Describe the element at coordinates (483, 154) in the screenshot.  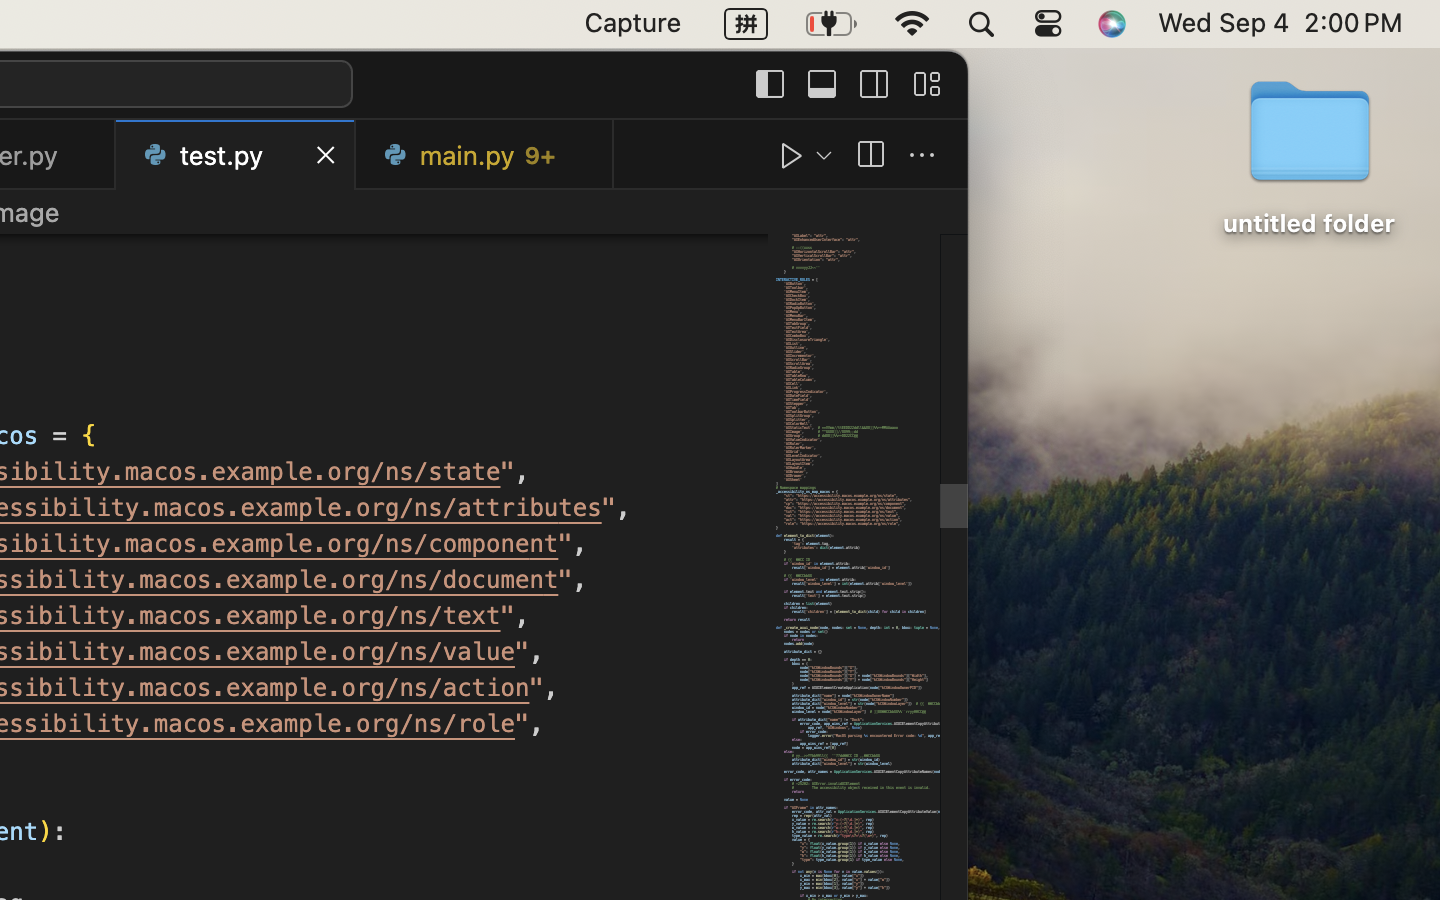
I see `'0 main.py   9+'` at that location.